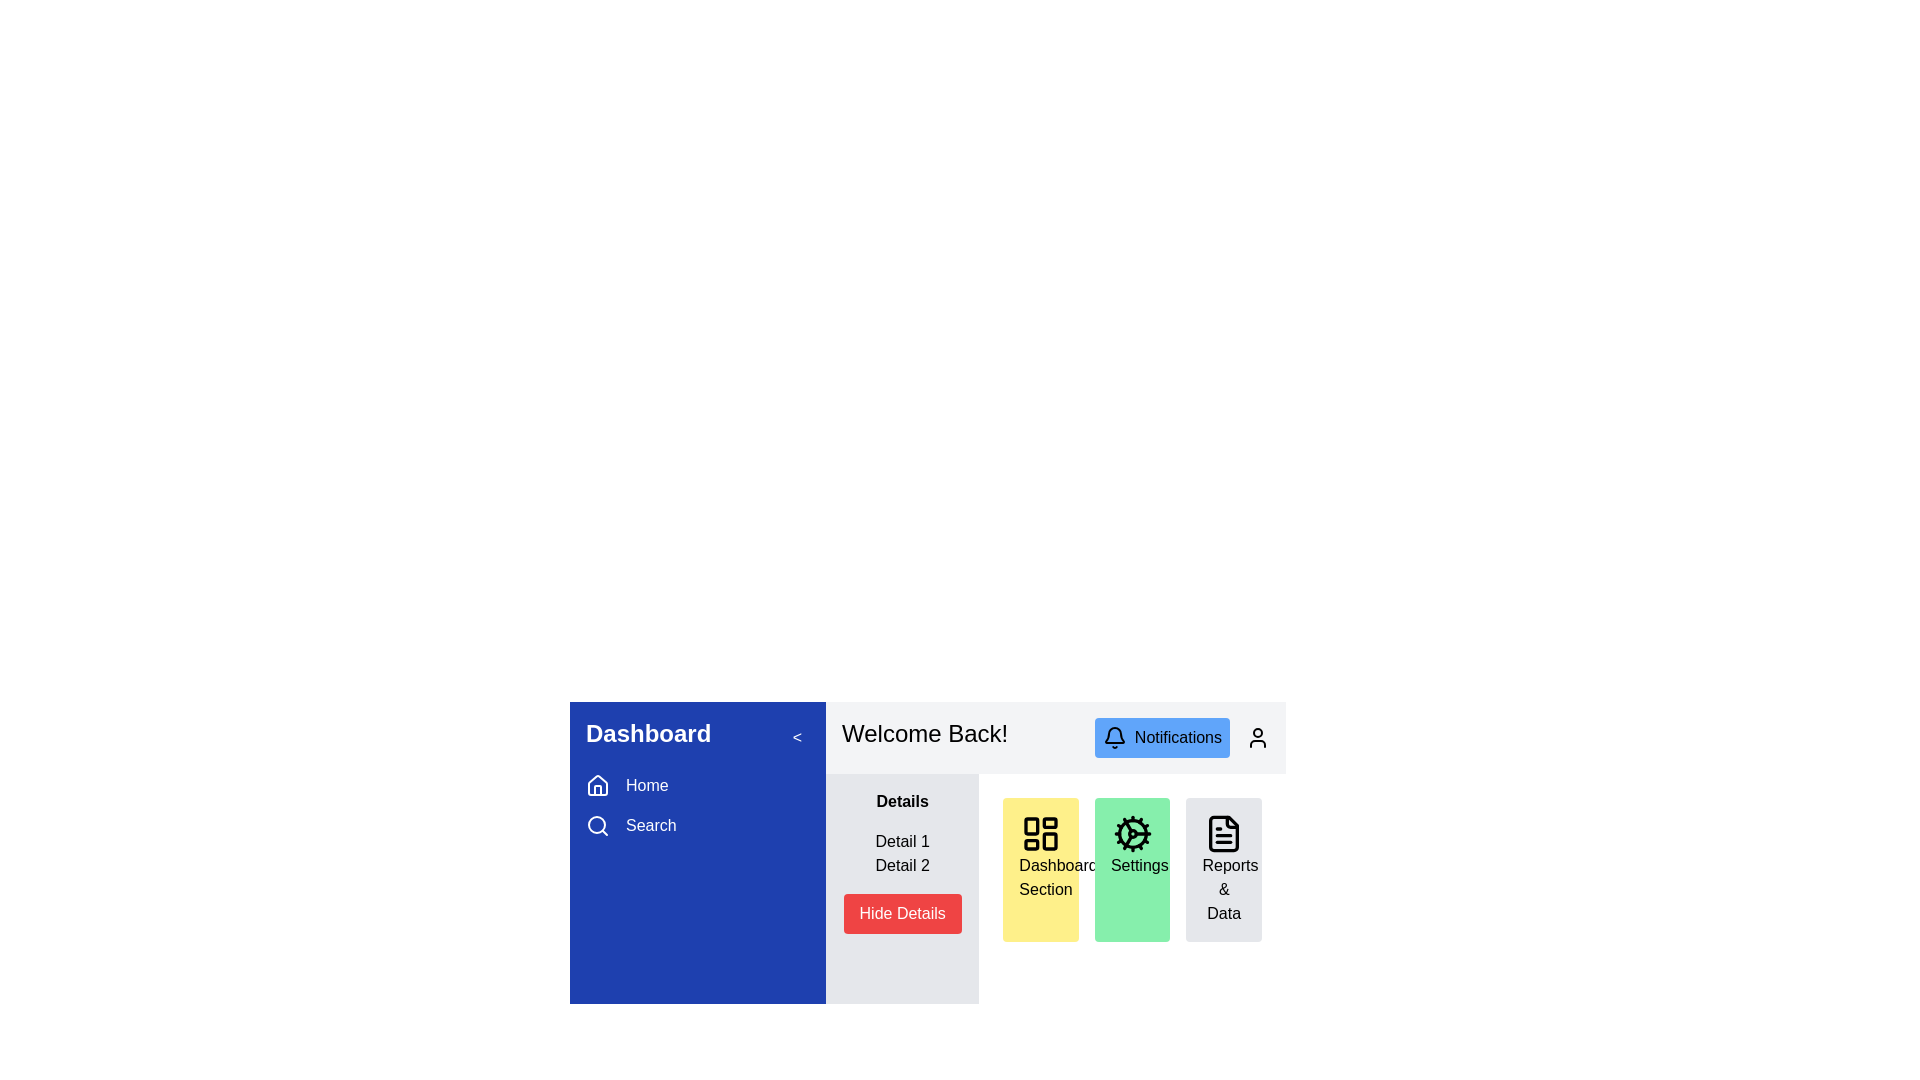 The height and width of the screenshot is (1080, 1920). I want to click on the text label displaying 'Details' in bold font, which is positioned within a gray box and located in the middle-right section of the interface, so click(901, 801).